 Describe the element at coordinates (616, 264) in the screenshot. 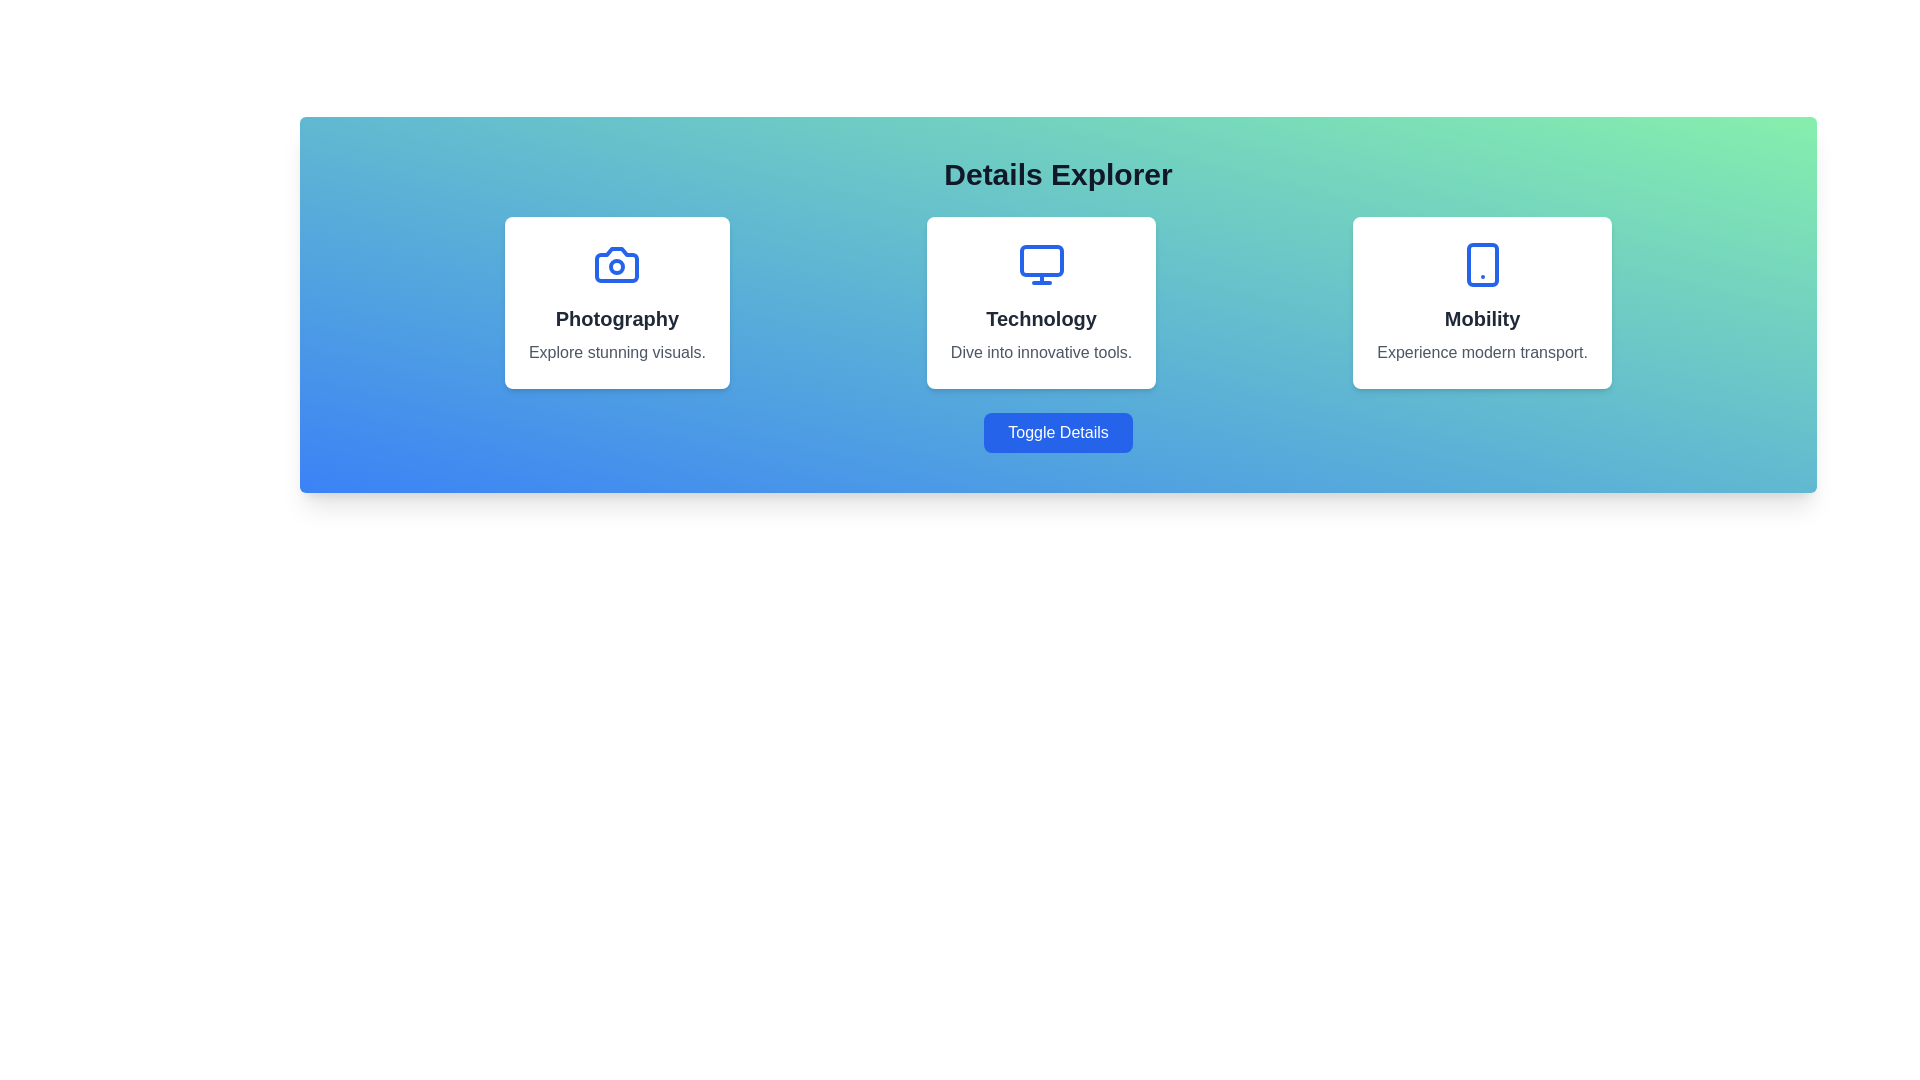

I see `the blue camera icon located centrally above the title 'Photography' within the leftmost card labeled 'Photography'` at that location.